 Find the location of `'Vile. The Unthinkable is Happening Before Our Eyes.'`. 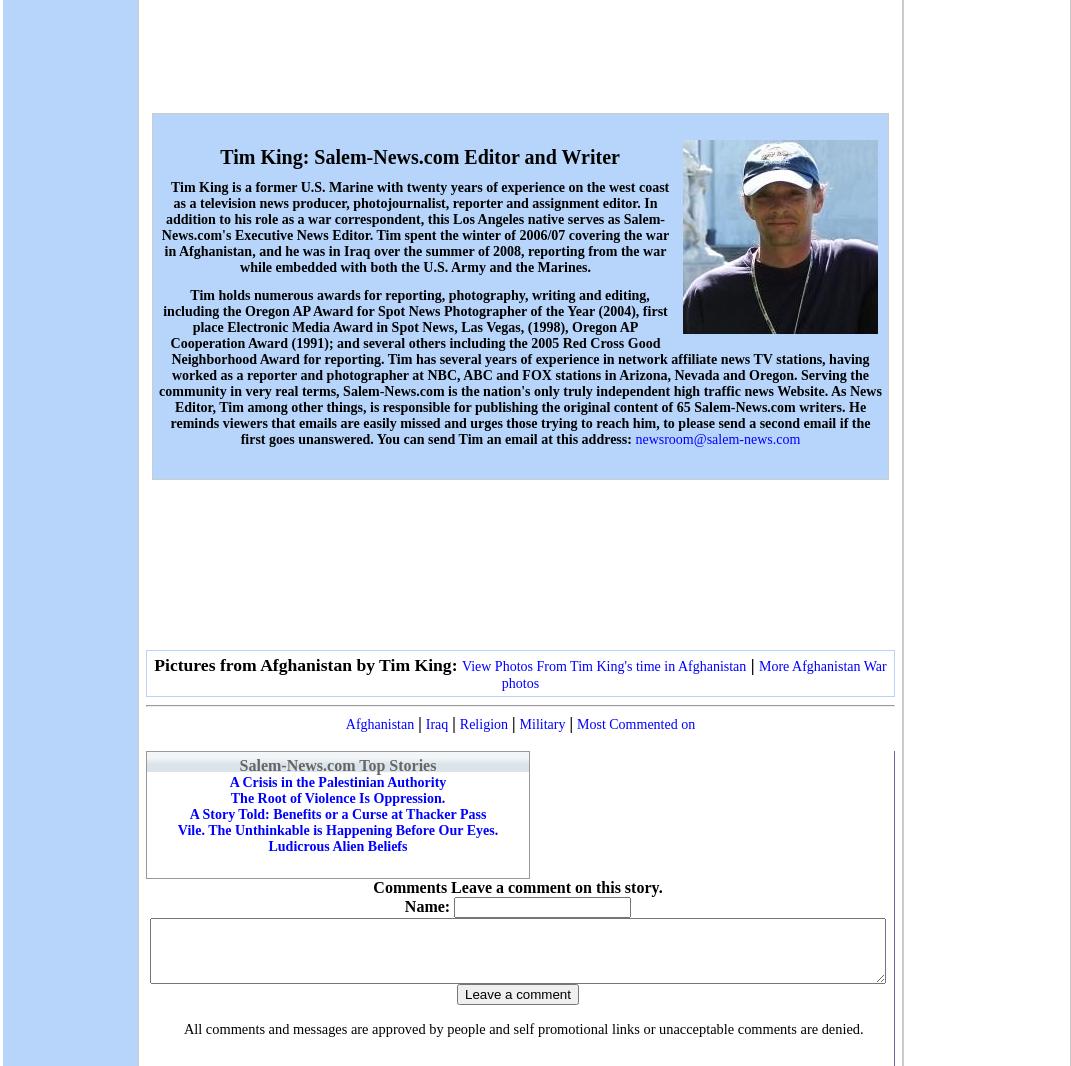

'Vile. The Unthinkable is Happening Before Our Eyes.' is located at coordinates (336, 829).